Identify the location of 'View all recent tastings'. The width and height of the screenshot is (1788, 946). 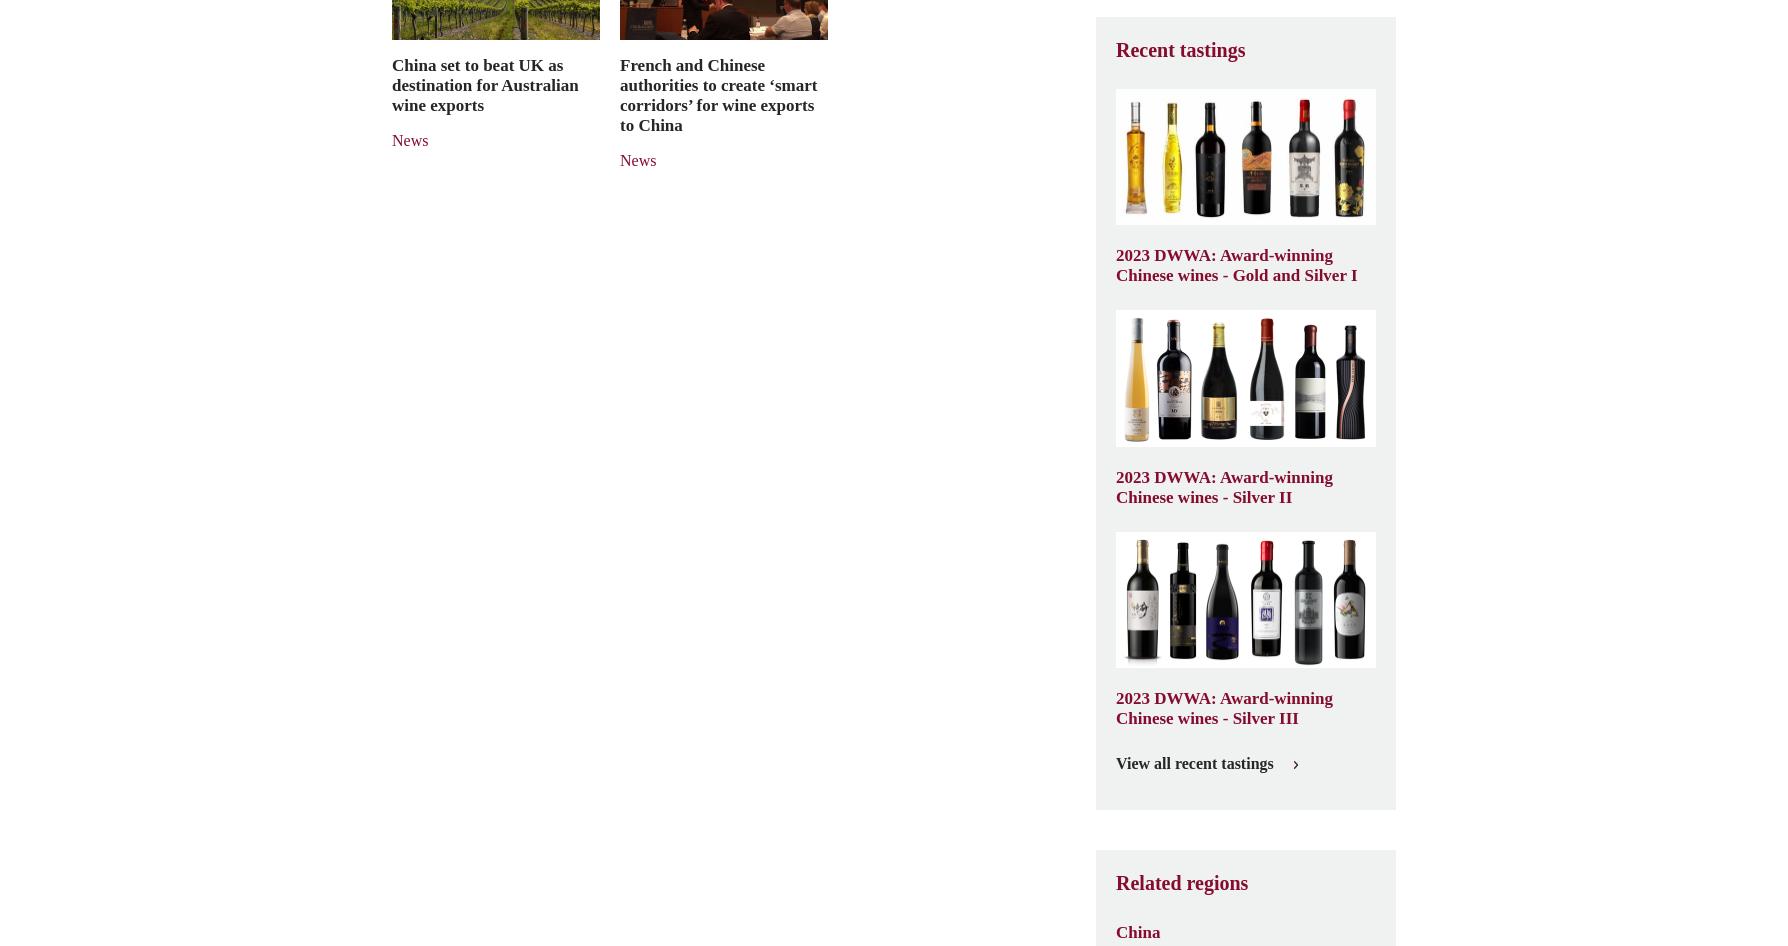
(1193, 762).